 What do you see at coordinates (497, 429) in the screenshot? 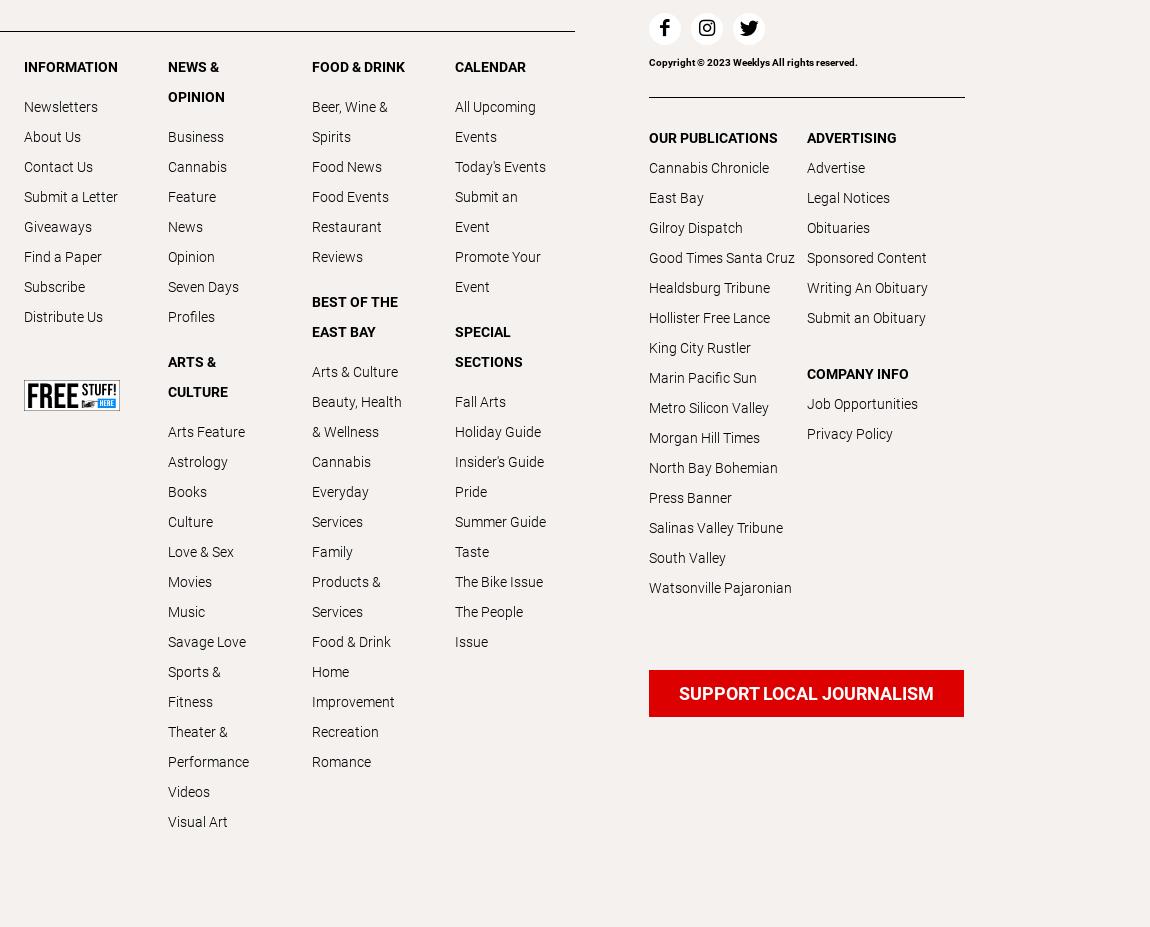
I see `'Holiday Guide'` at bounding box center [497, 429].